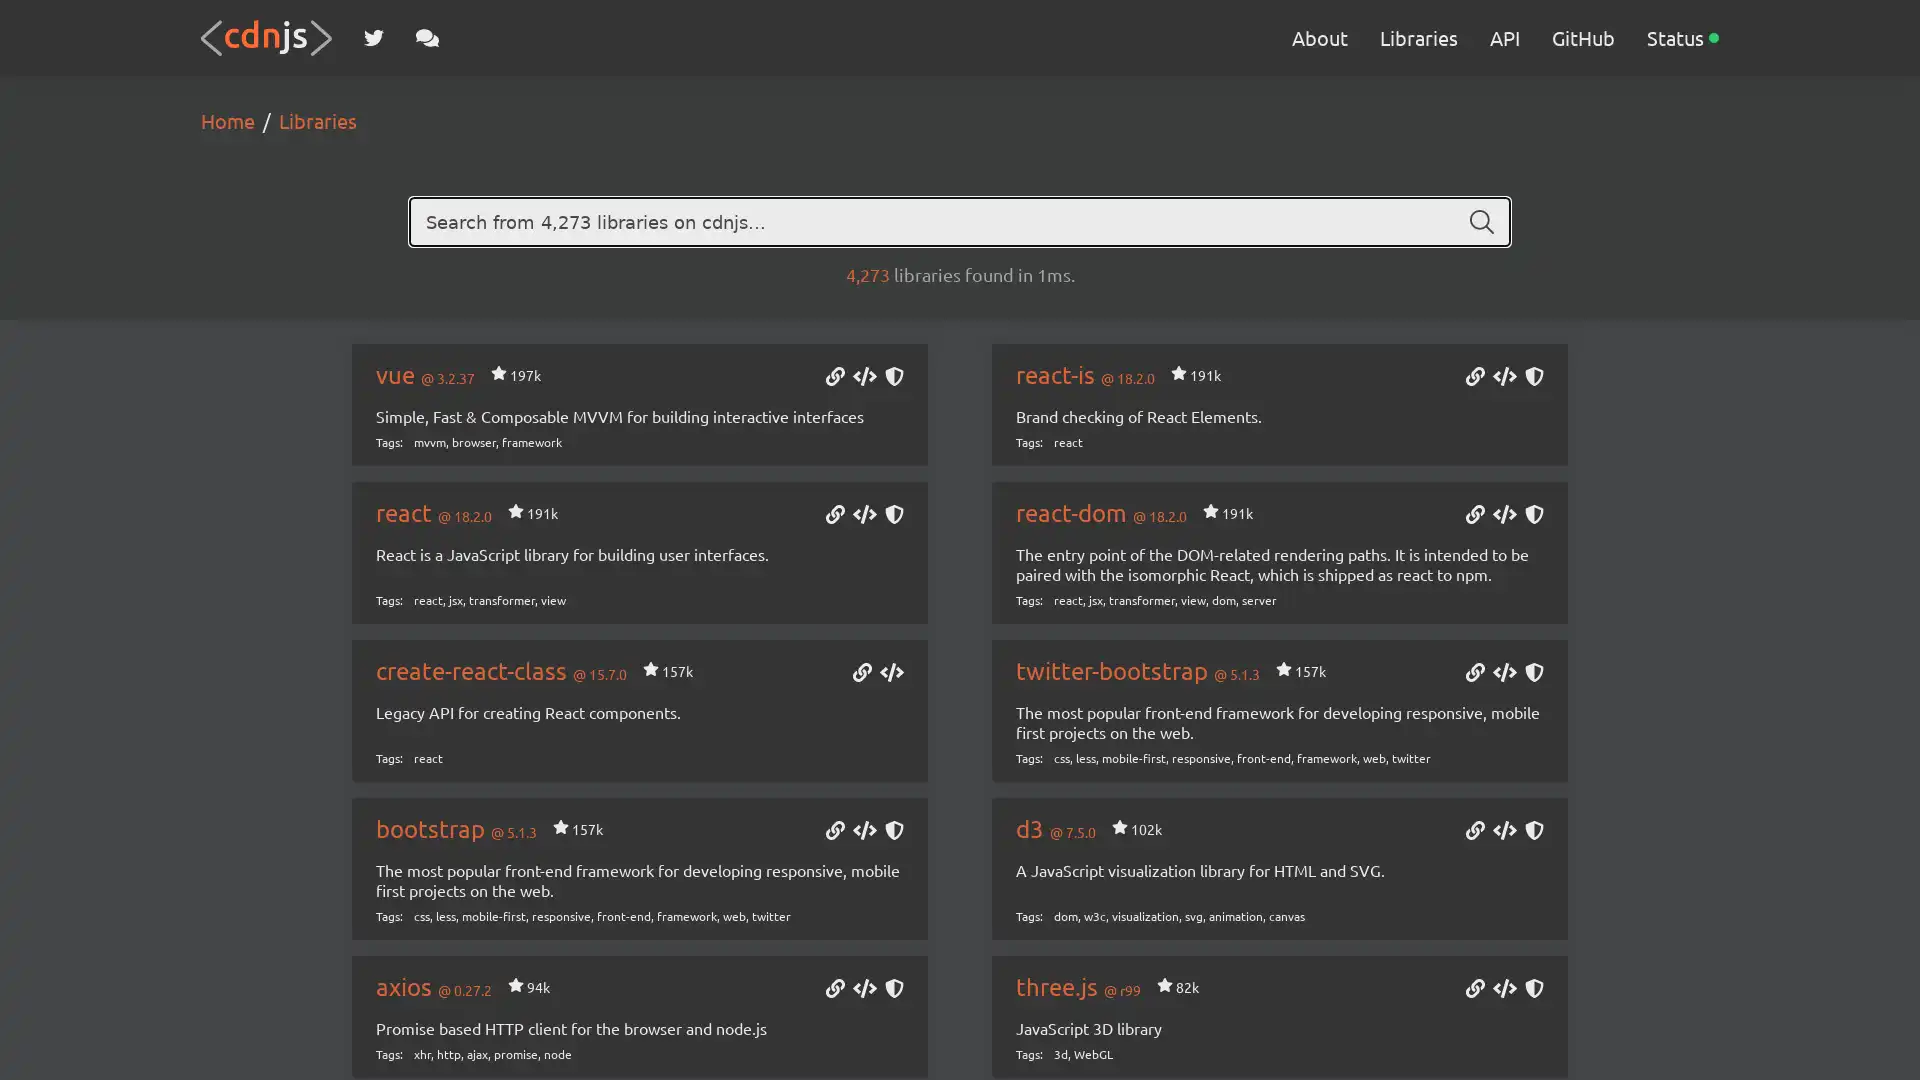 This screenshot has width=1920, height=1080. I want to click on Copy SRI Hash, so click(1533, 832).